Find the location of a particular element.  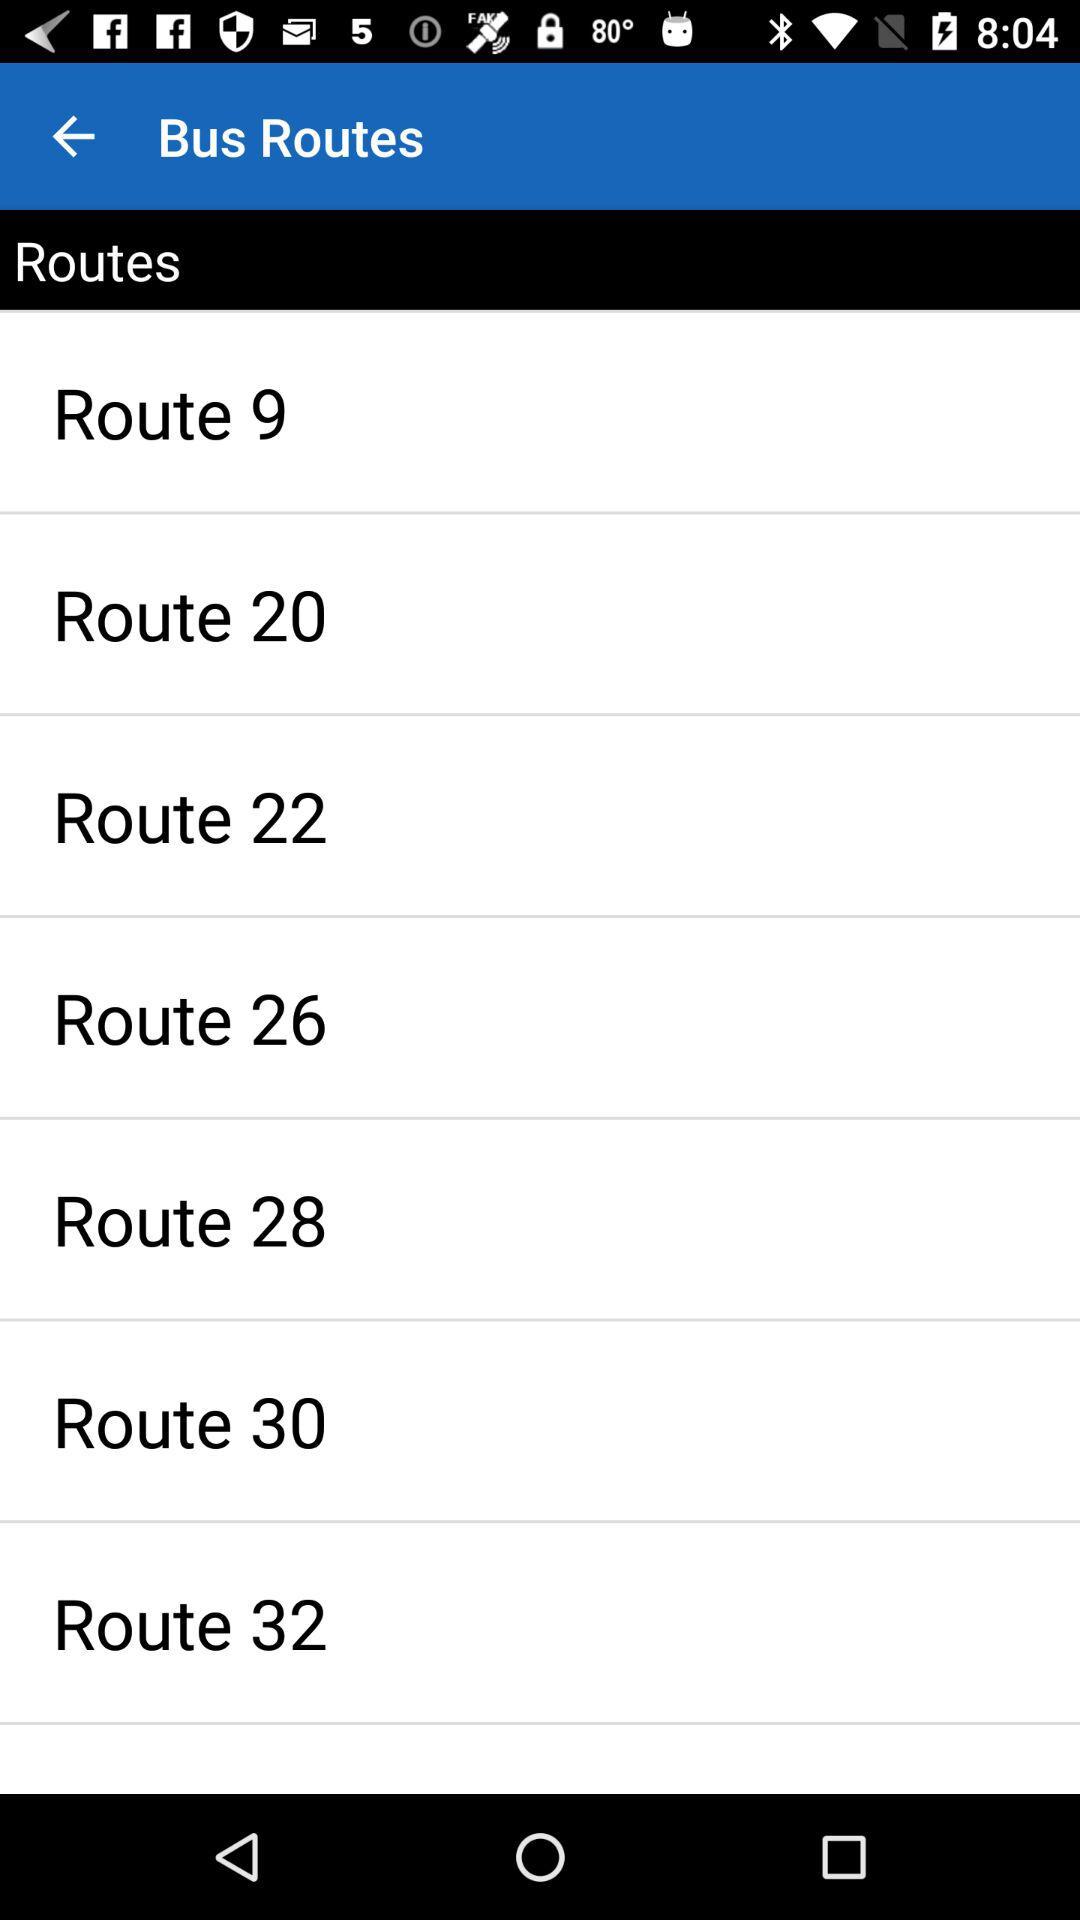

item below route 28 icon is located at coordinates (540, 1419).